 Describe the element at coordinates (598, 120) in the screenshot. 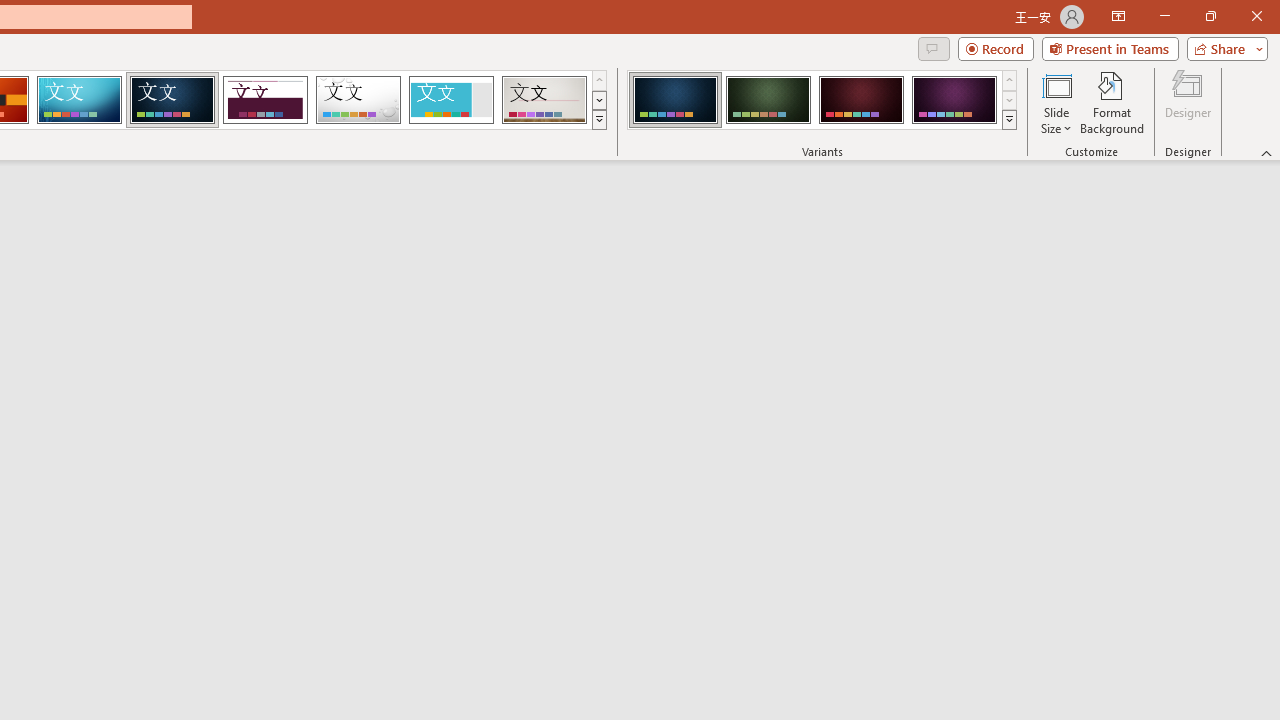

I see `'Themes'` at that location.